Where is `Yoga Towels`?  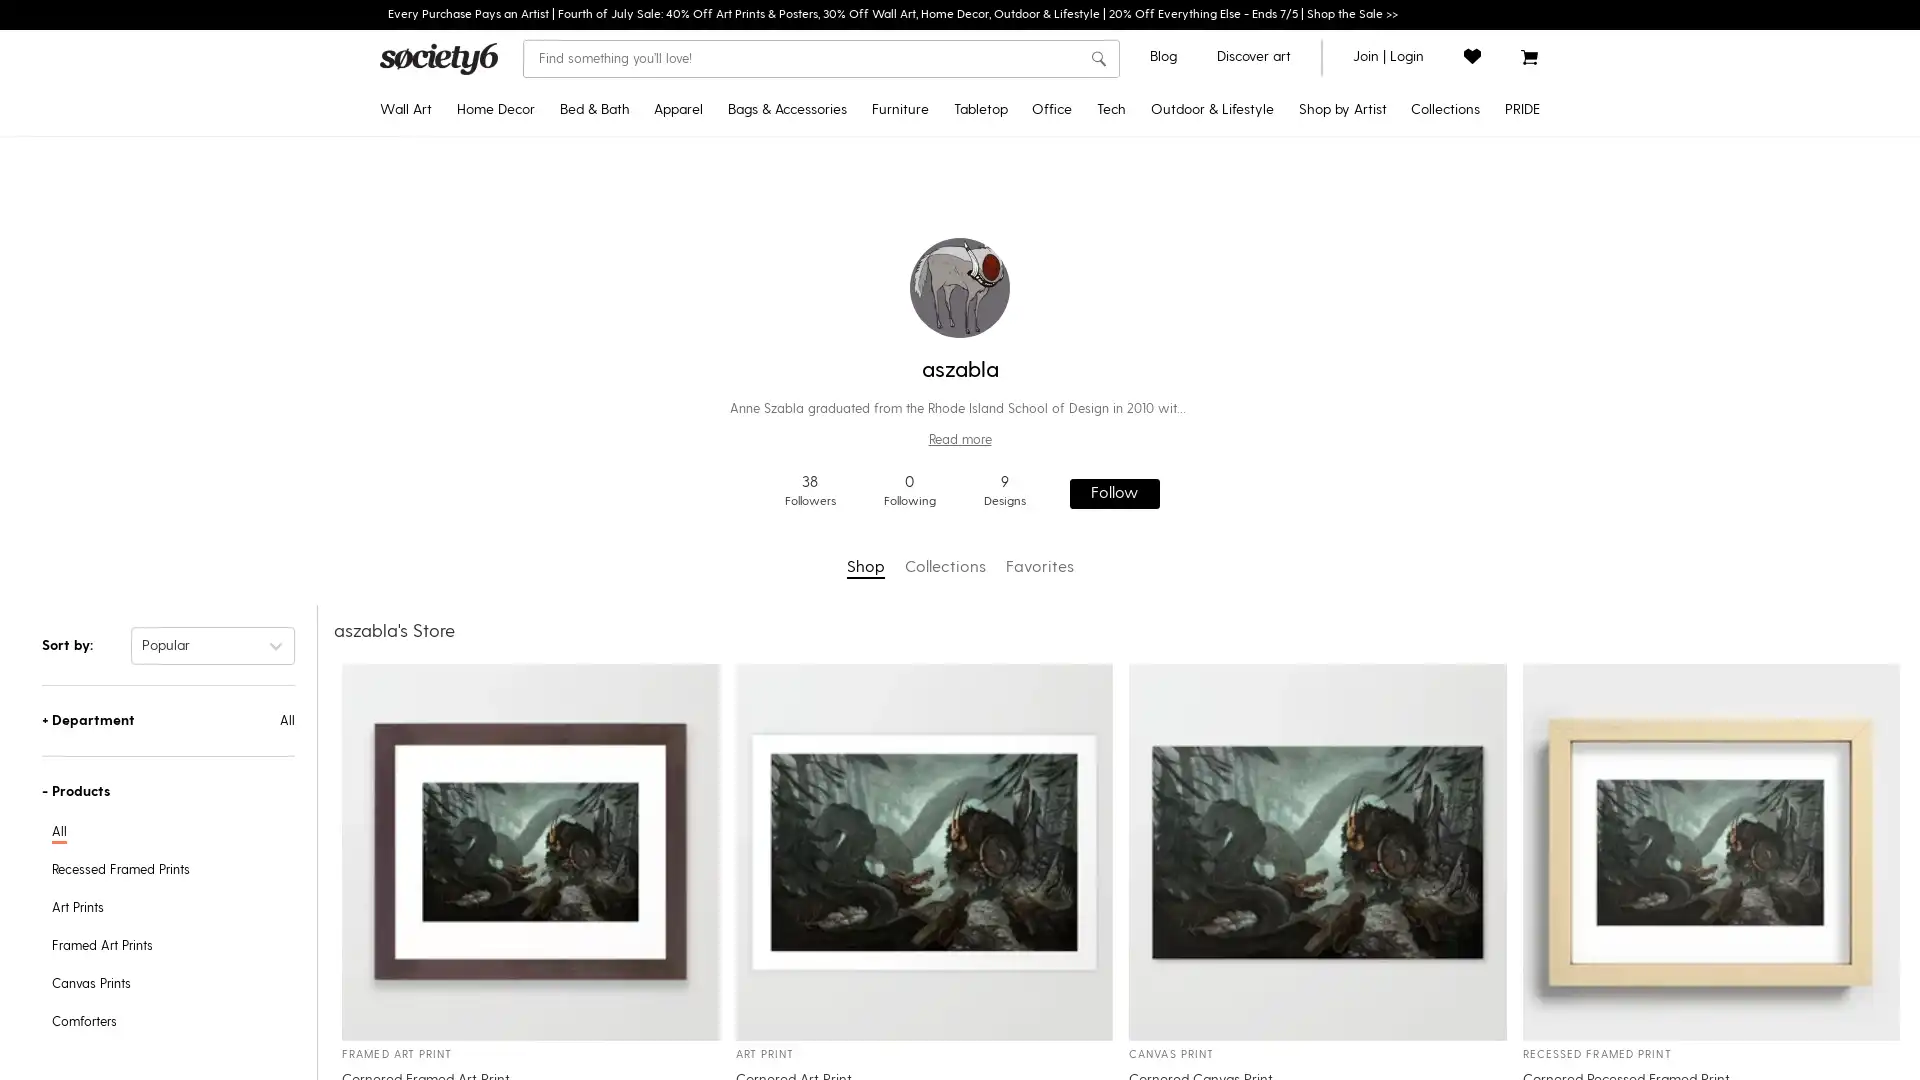
Yoga Towels is located at coordinates (1238, 225).